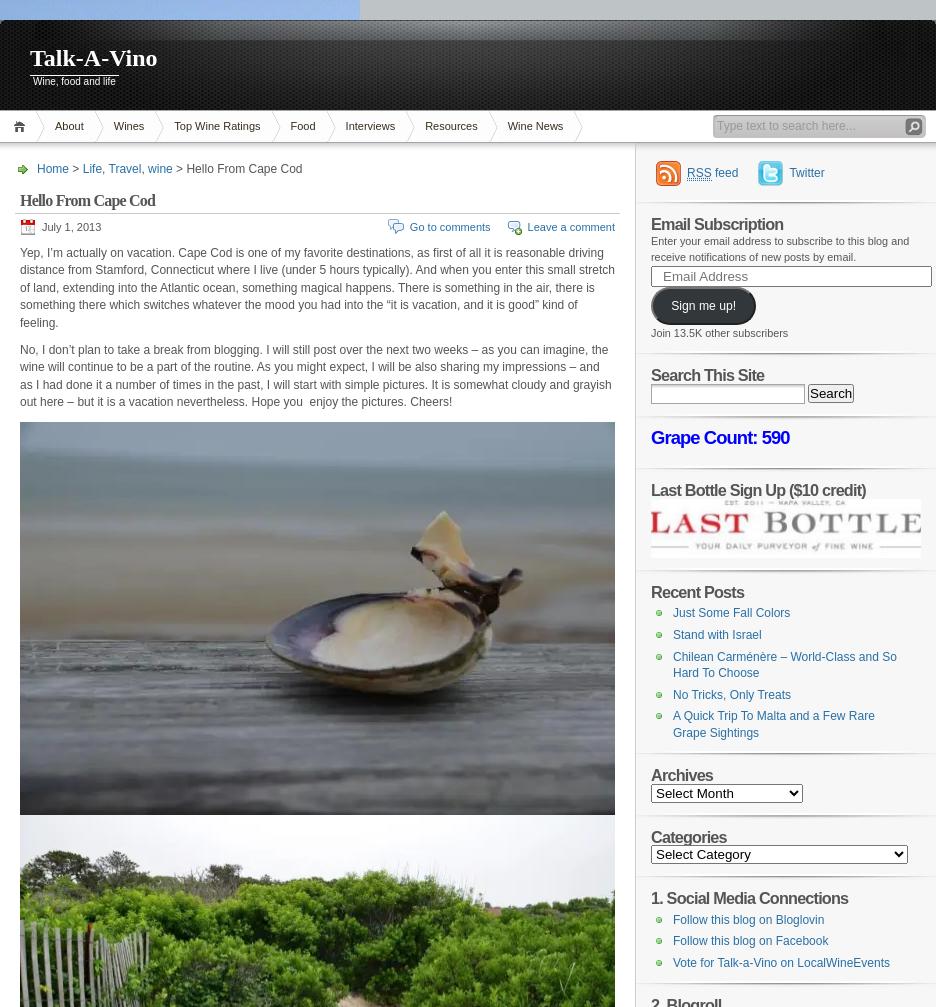 The image size is (936, 1007). Describe the element at coordinates (35, 168) in the screenshot. I see `'Home'` at that location.